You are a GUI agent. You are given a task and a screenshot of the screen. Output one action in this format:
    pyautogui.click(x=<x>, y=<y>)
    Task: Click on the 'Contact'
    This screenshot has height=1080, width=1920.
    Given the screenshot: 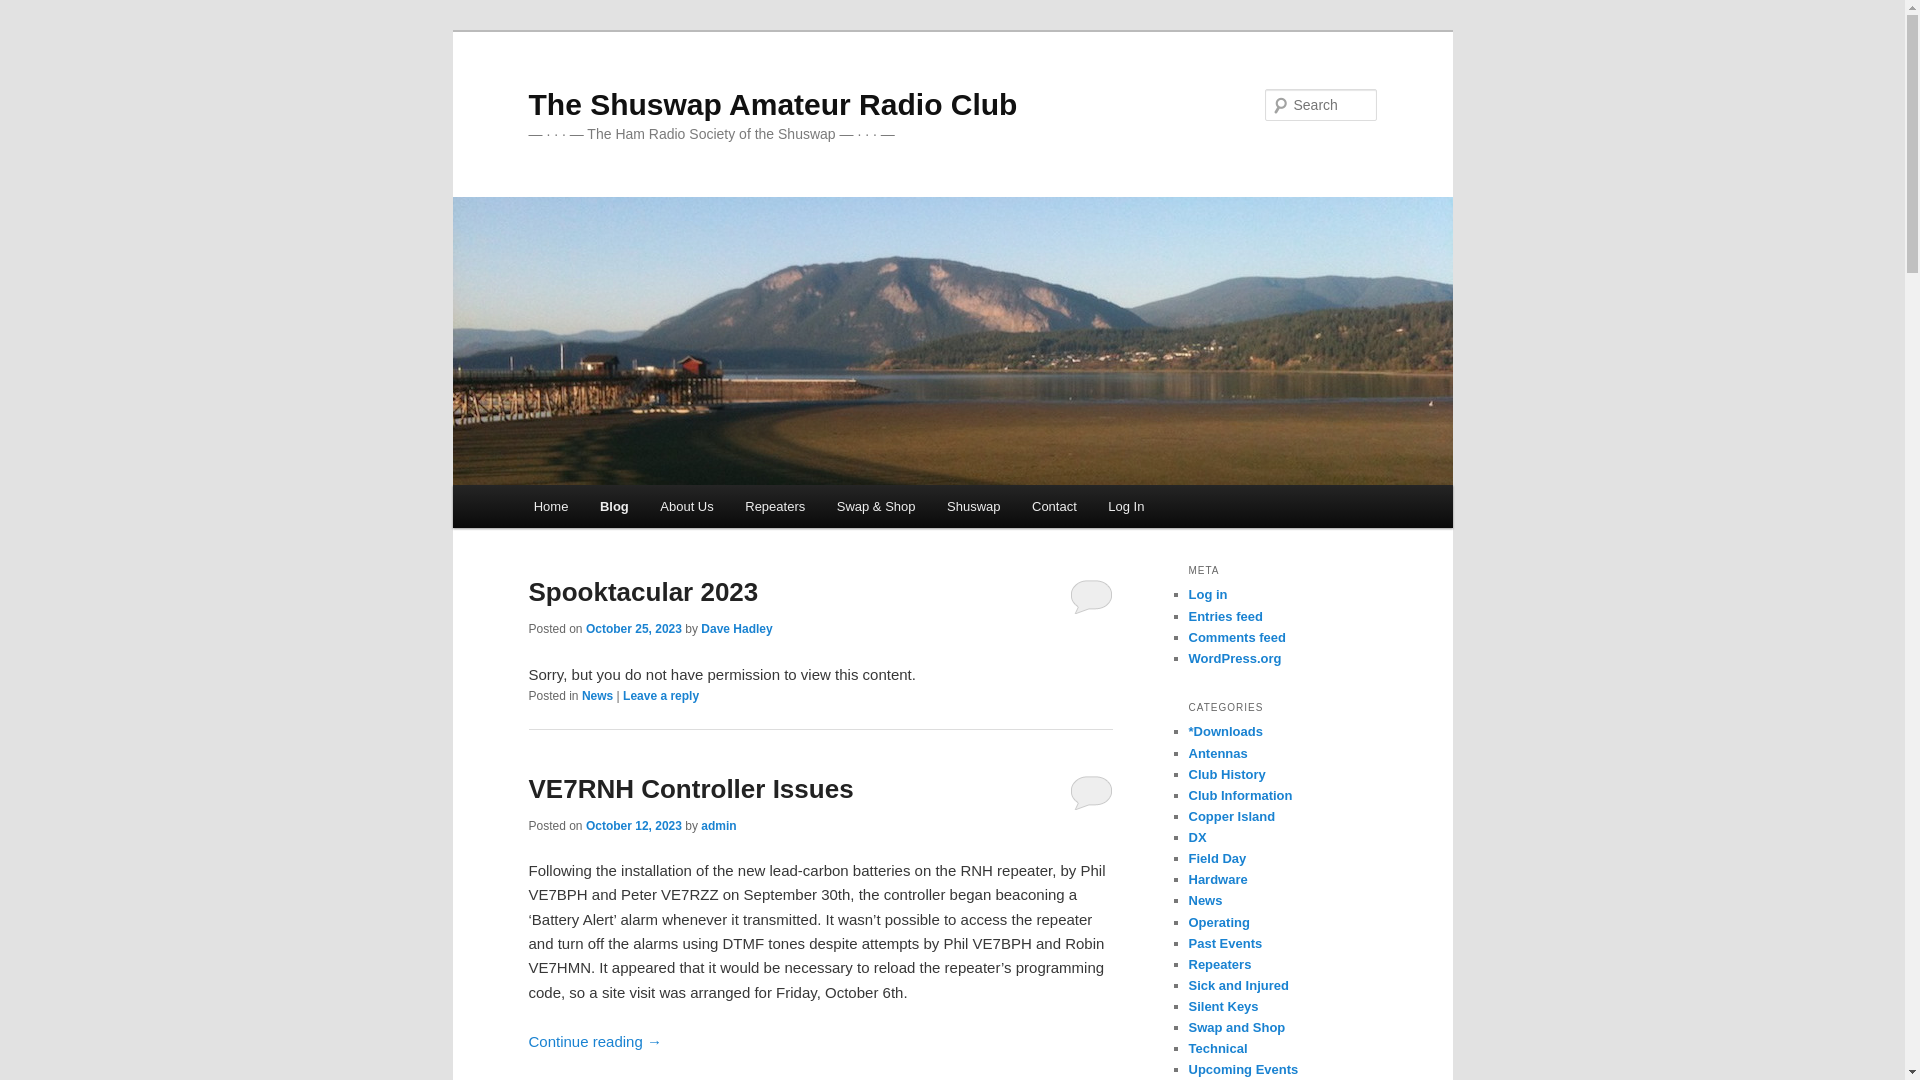 What is the action you would take?
    pyautogui.click(x=1053, y=505)
    